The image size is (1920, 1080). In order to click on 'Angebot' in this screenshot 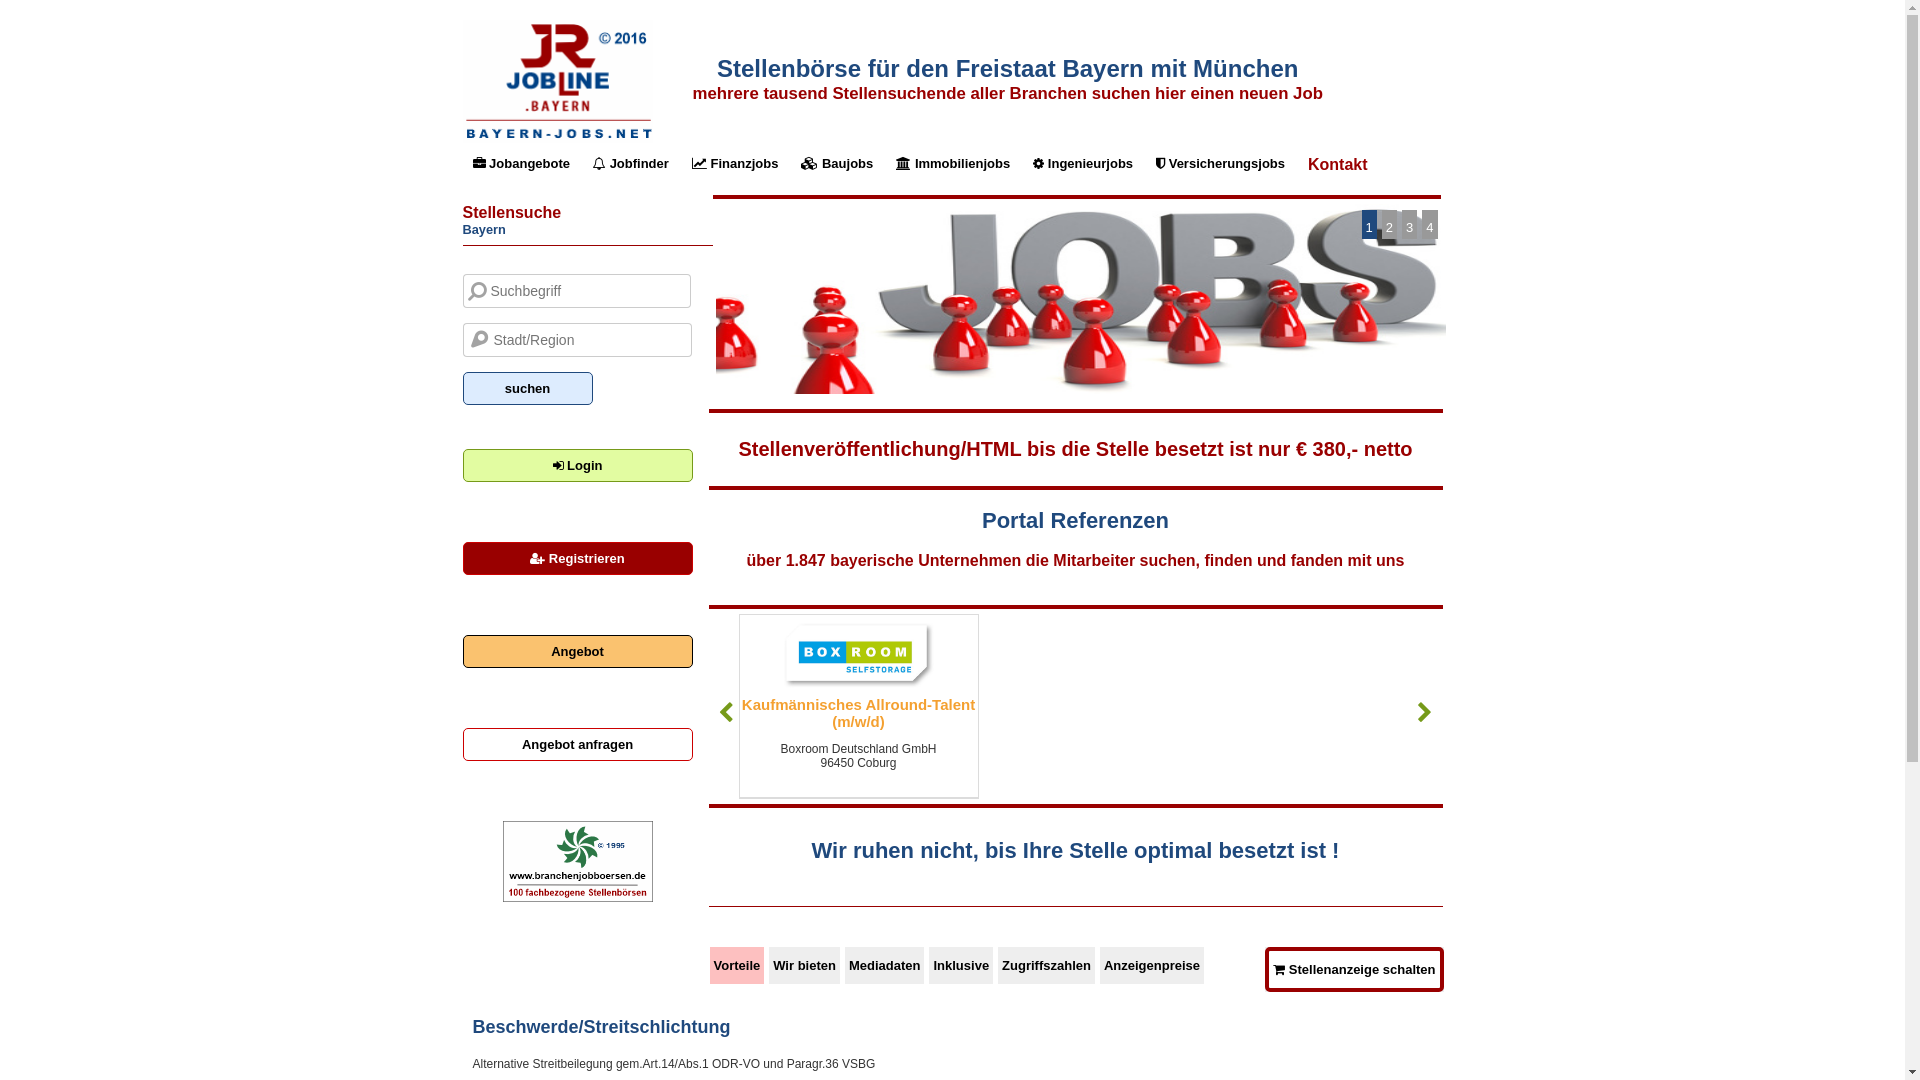, I will do `click(575, 651)`.